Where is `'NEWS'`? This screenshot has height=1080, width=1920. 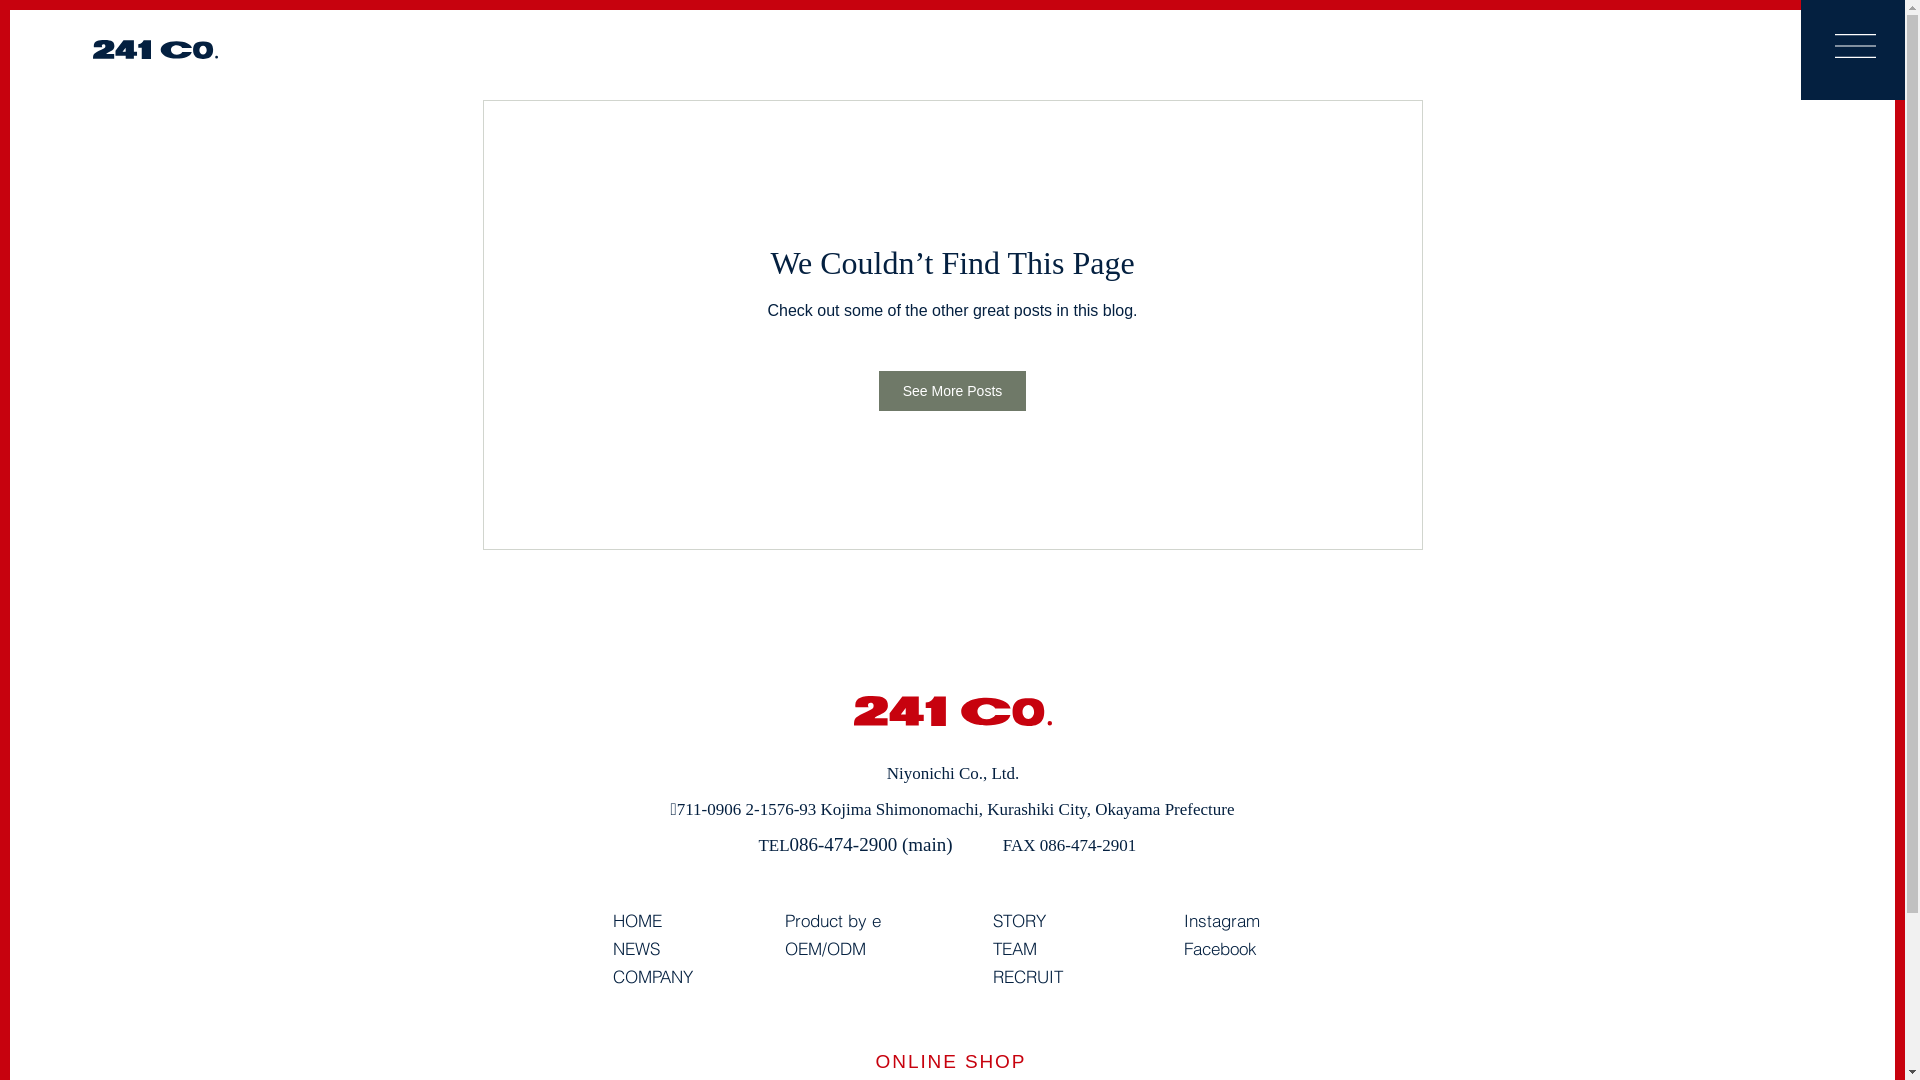
'NEWS' is located at coordinates (634, 948).